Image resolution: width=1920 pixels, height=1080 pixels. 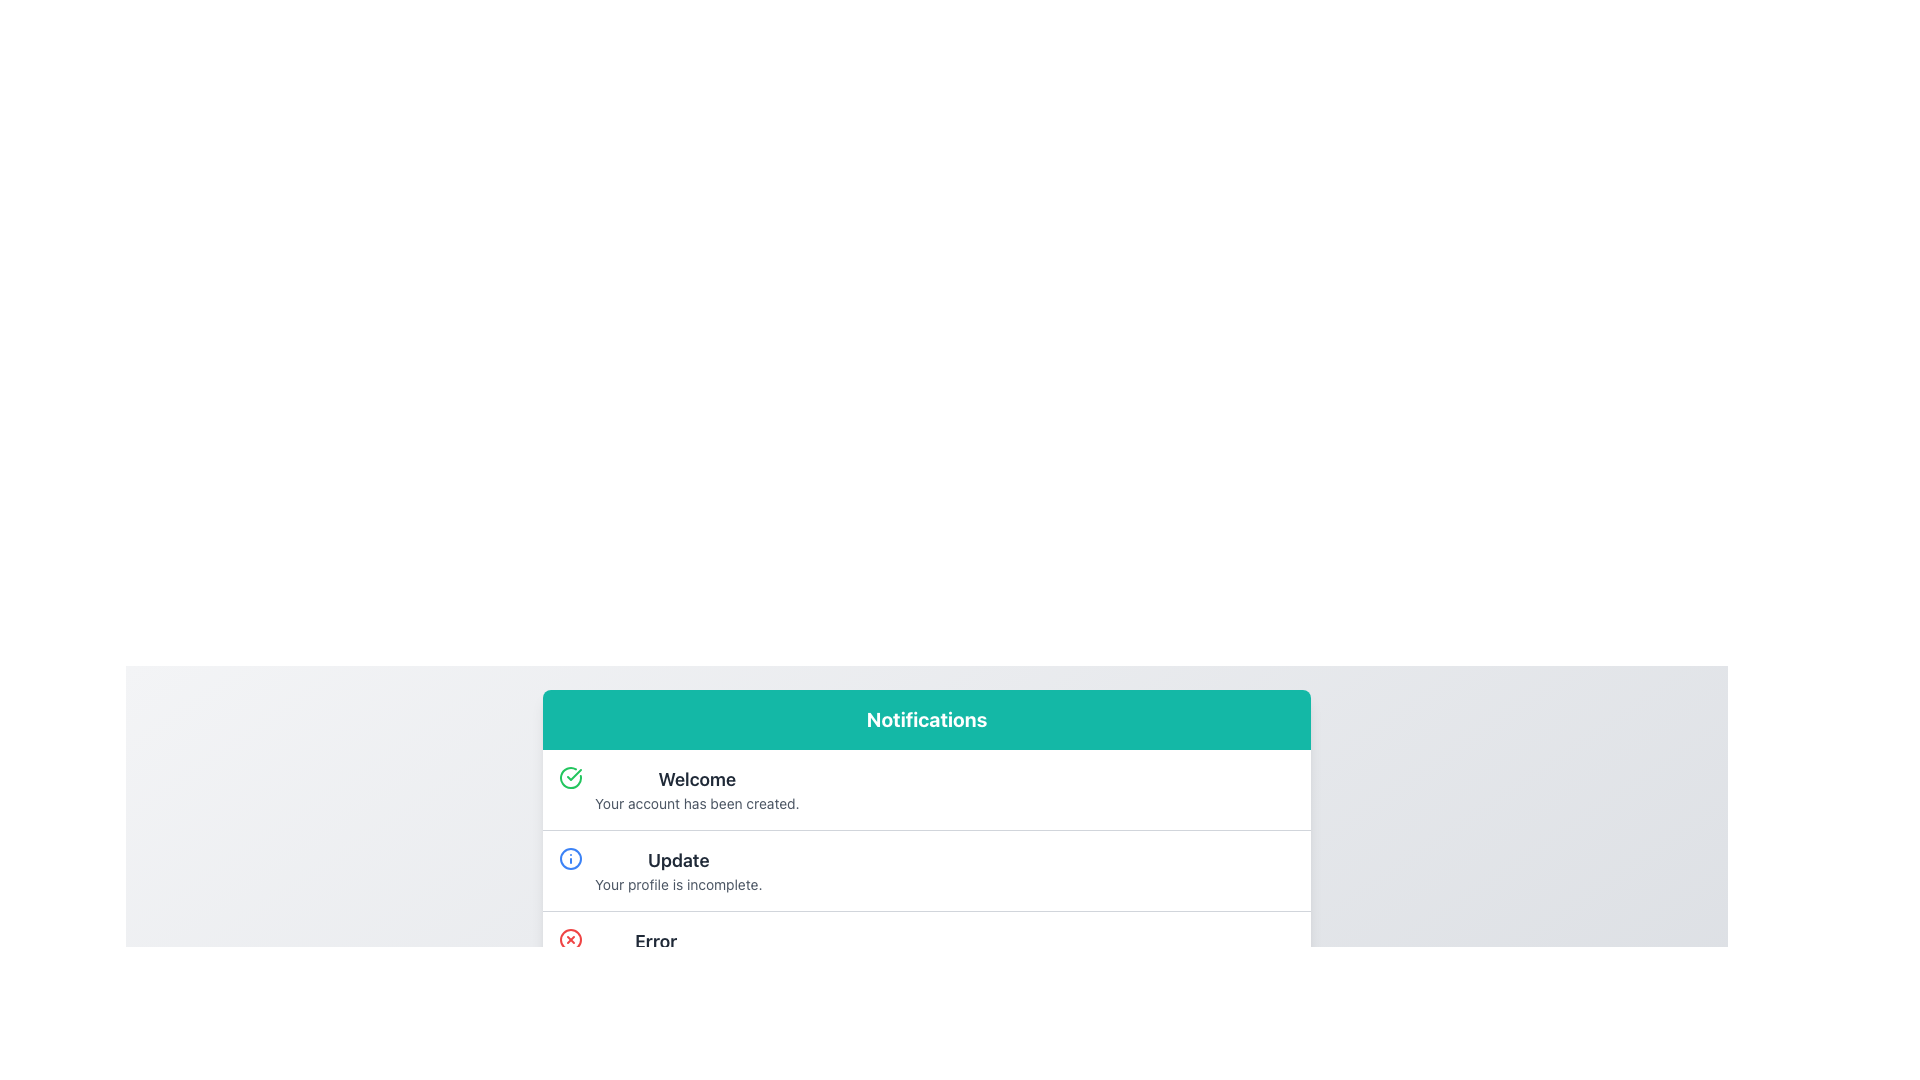 What do you see at coordinates (697, 802) in the screenshot?
I see `the informational message confirming successful account creation located beneath the 'Welcome' text in the 'Notifications' card` at bounding box center [697, 802].